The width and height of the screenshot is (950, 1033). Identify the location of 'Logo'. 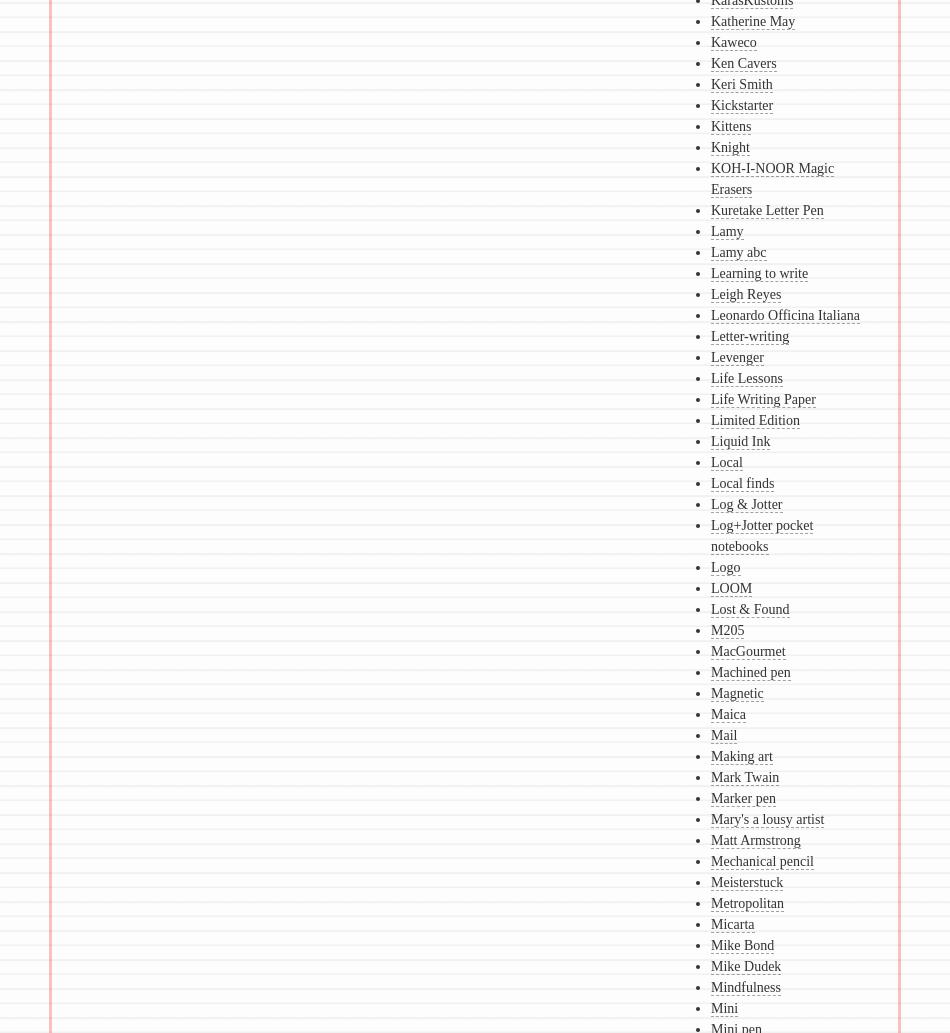
(724, 566).